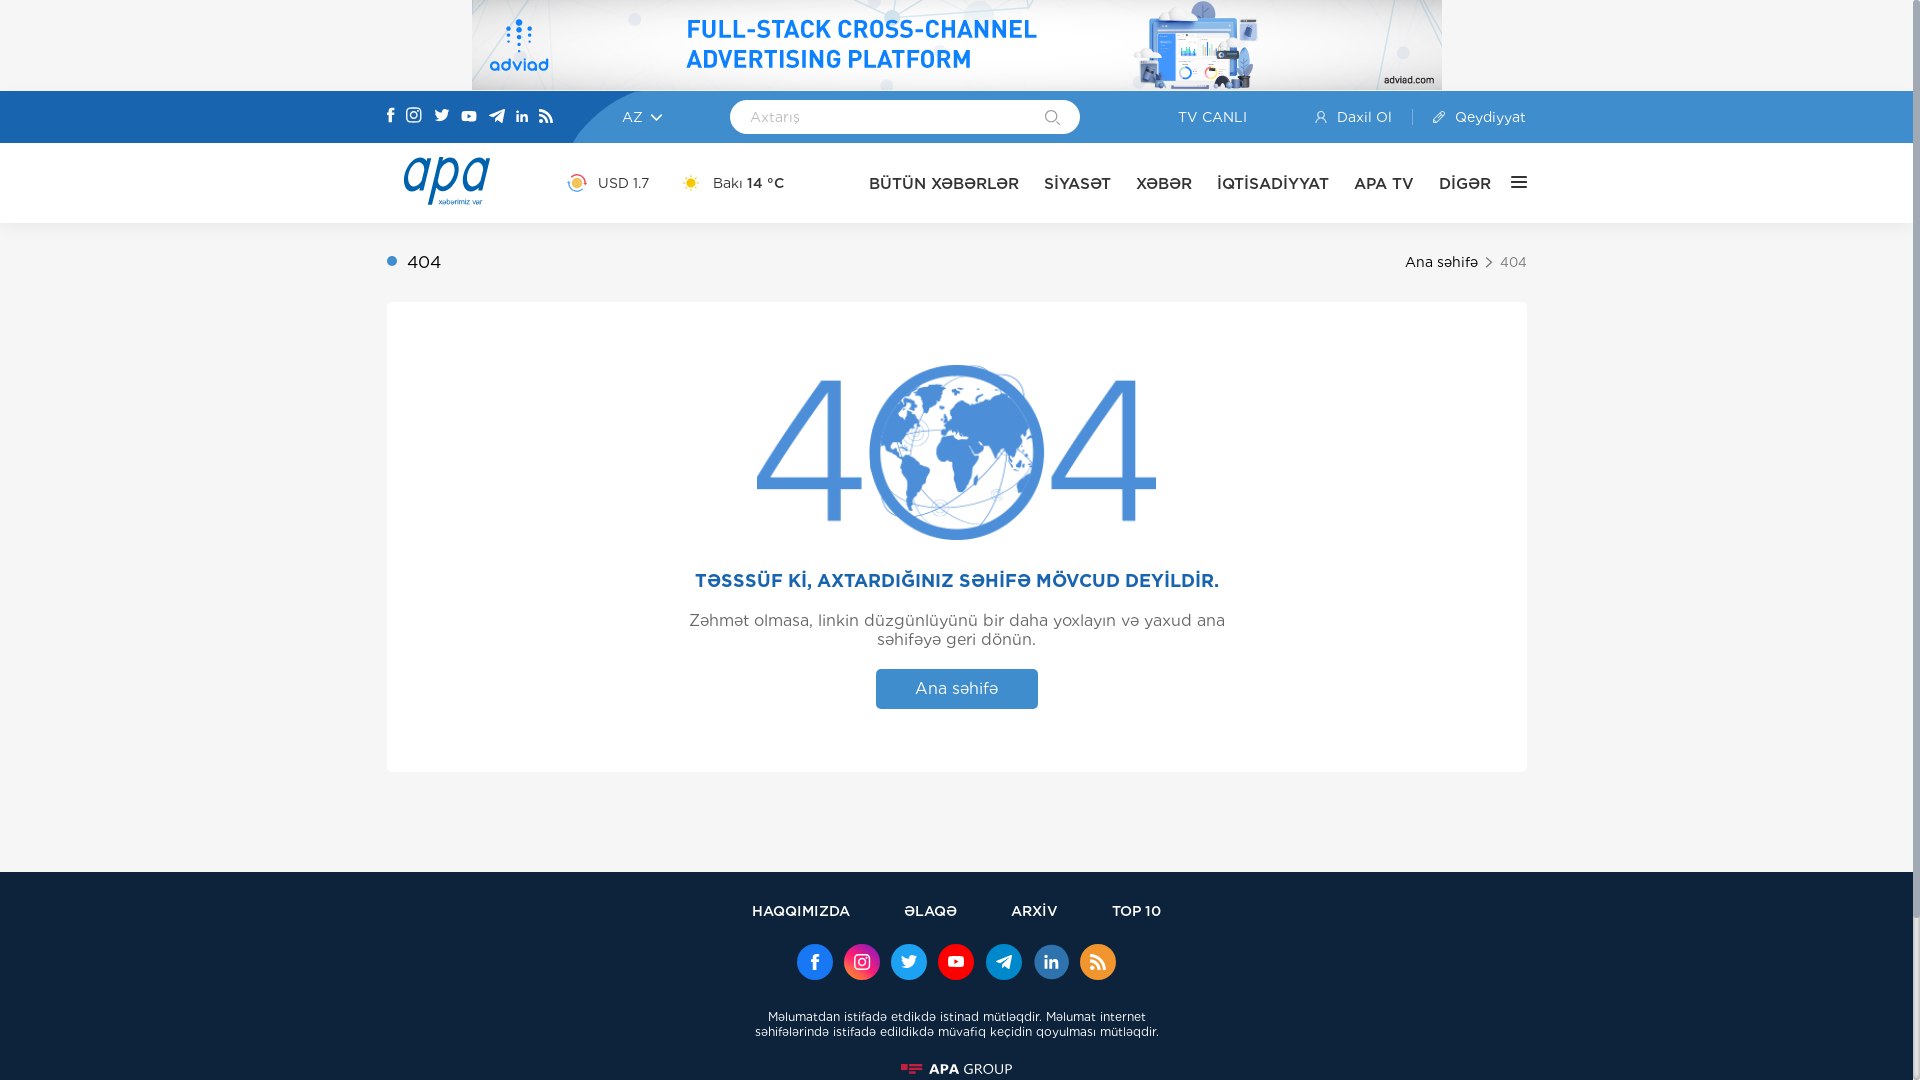  What do you see at coordinates (1382, 183) in the screenshot?
I see `'APA TV'` at bounding box center [1382, 183].